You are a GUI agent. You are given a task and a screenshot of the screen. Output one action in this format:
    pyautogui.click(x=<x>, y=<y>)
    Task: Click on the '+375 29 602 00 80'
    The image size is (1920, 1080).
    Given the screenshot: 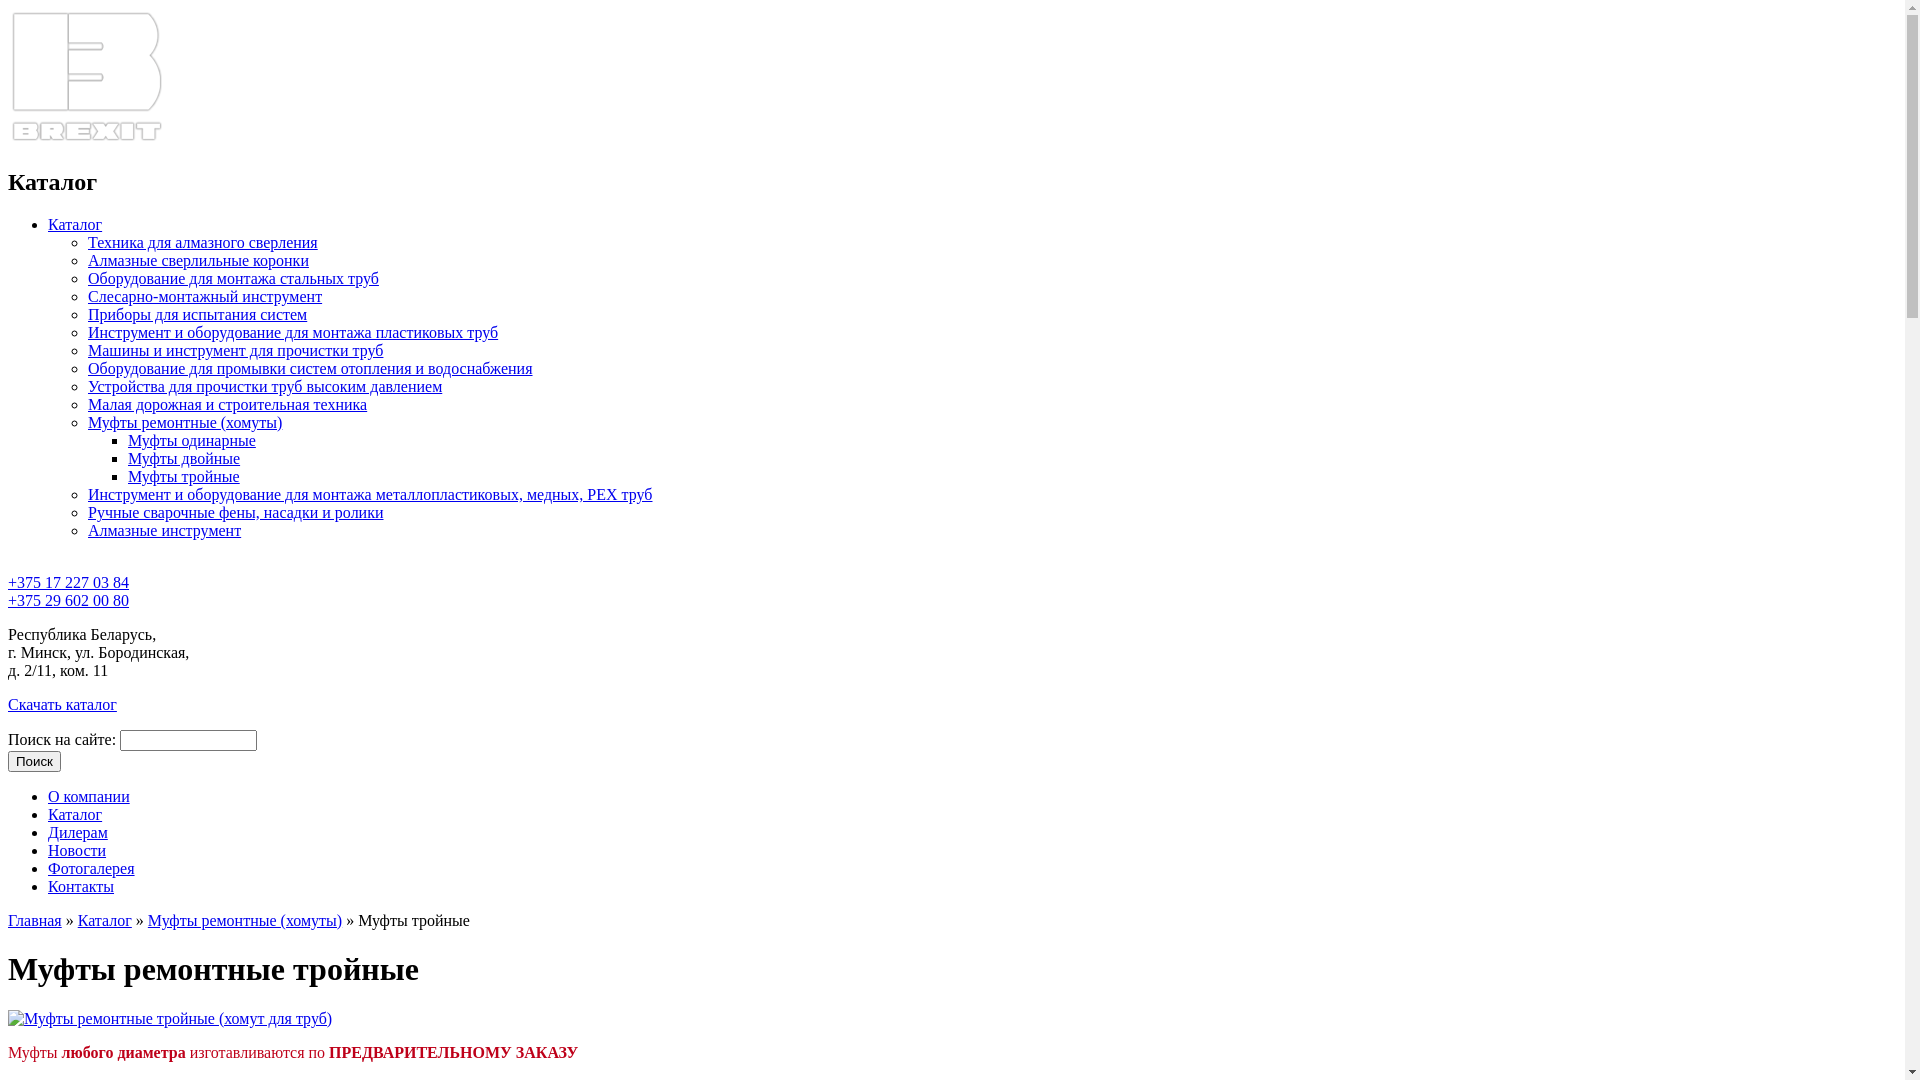 What is the action you would take?
    pyautogui.click(x=68, y=599)
    